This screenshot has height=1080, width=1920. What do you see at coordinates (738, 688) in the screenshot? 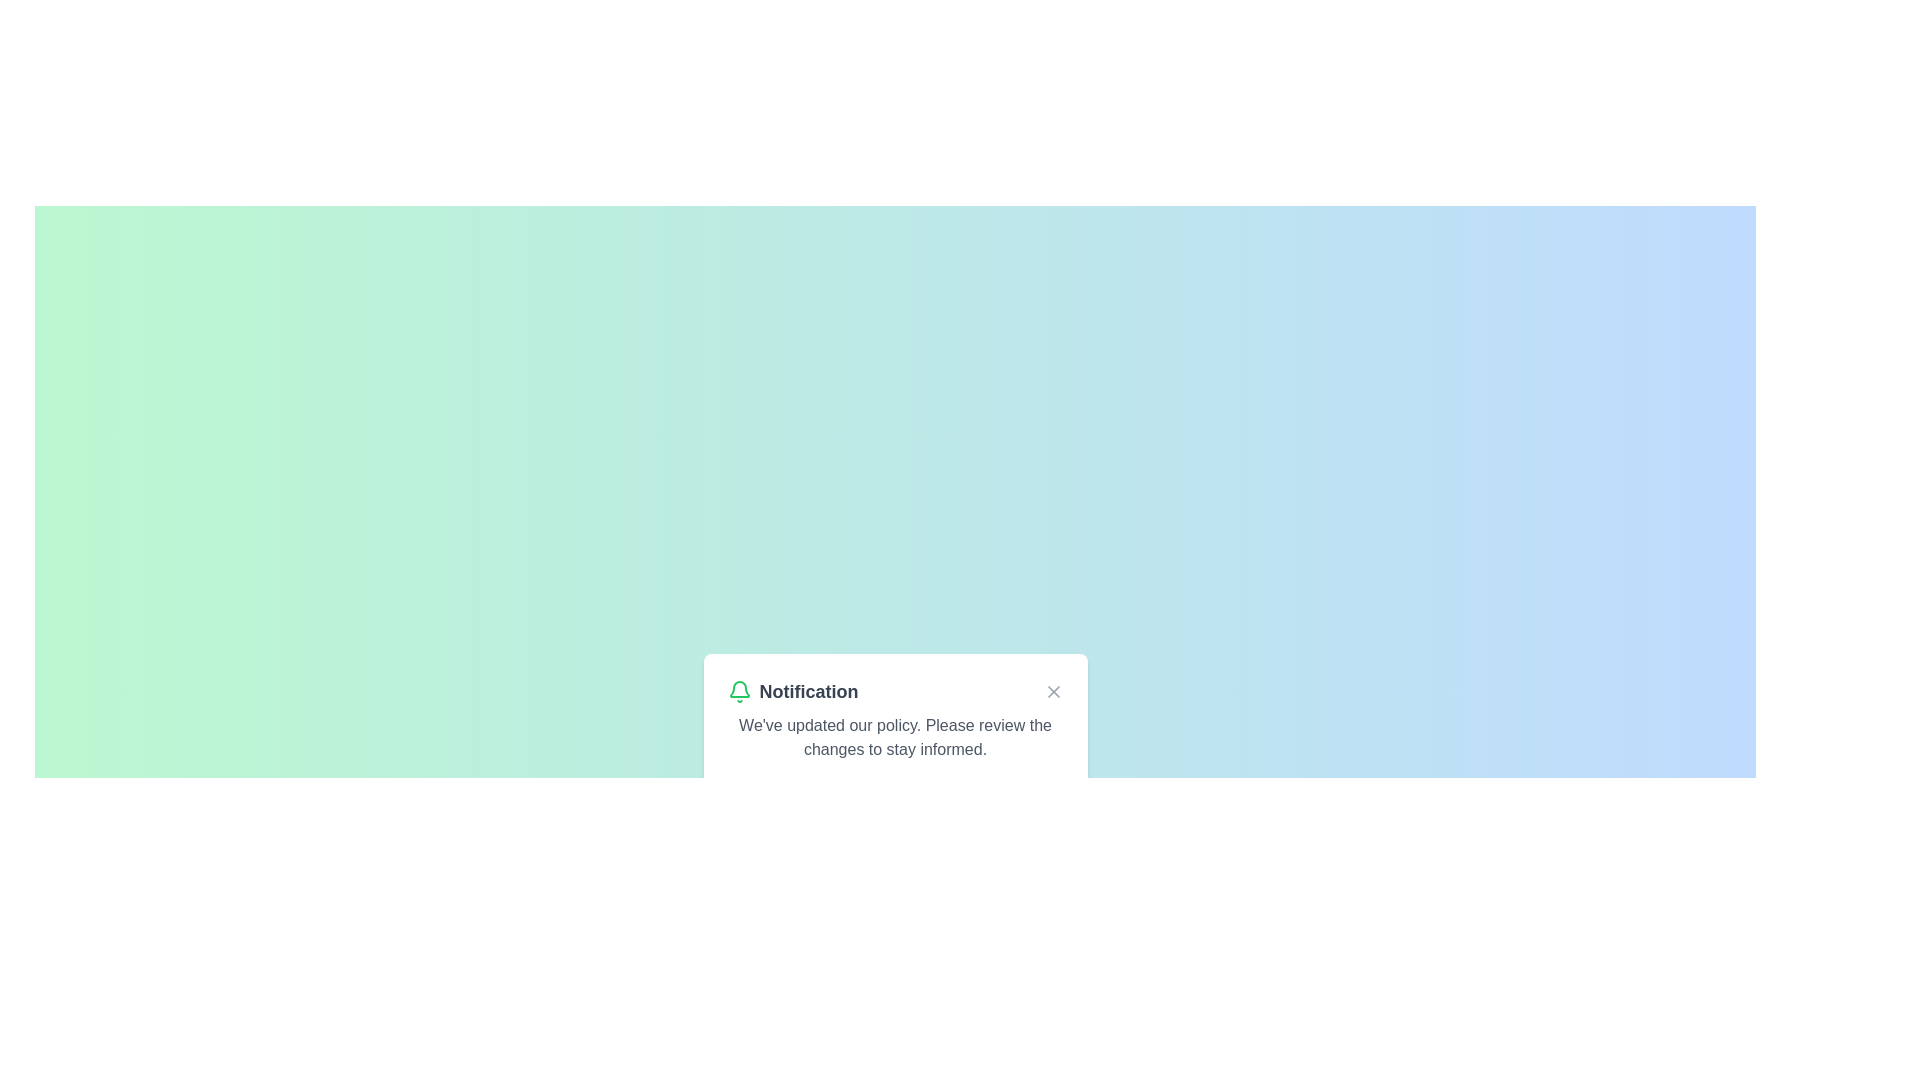
I see `the notification bell icon located in the lower central area of the floating notification card, specifically on the left side of the header` at bounding box center [738, 688].